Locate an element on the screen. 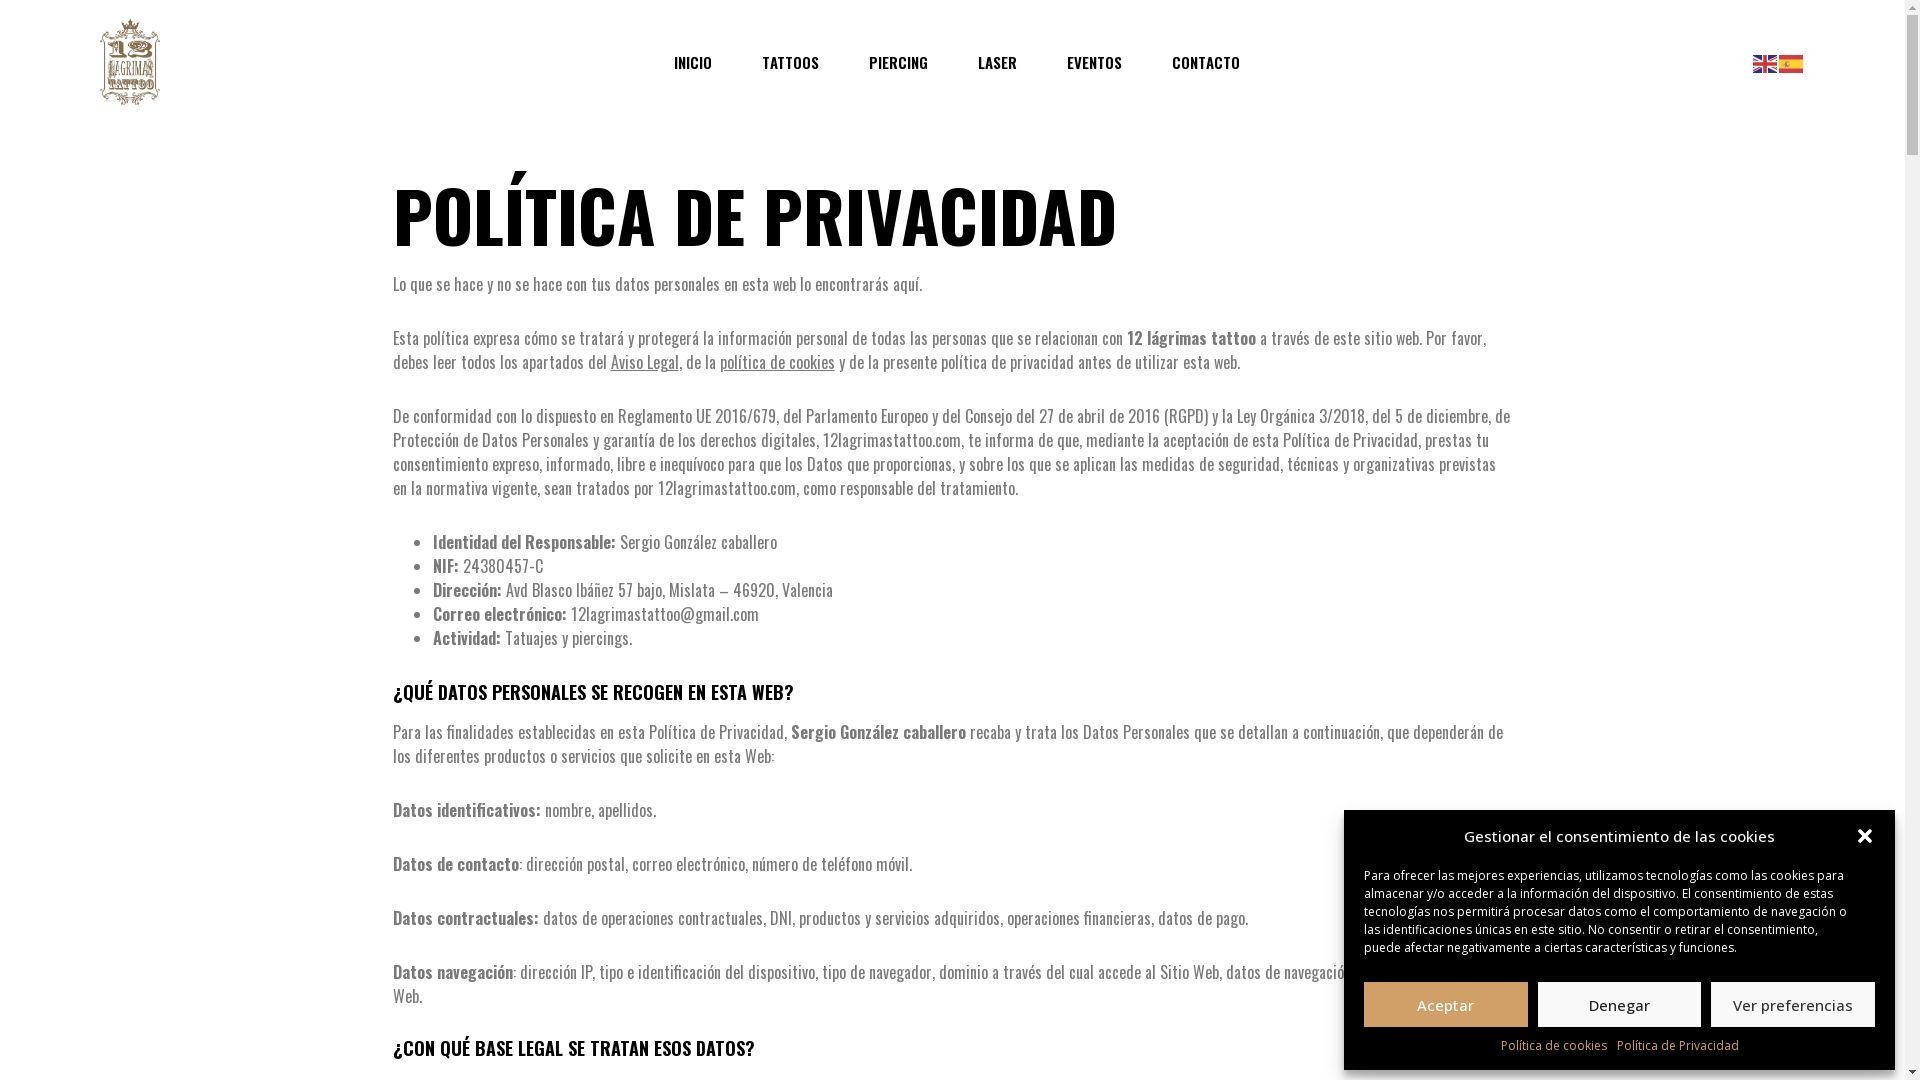 Image resolution: width=1920 pixels, height=1080 pixels. 'Aceptar' is located at coordinates (1445, 1004).